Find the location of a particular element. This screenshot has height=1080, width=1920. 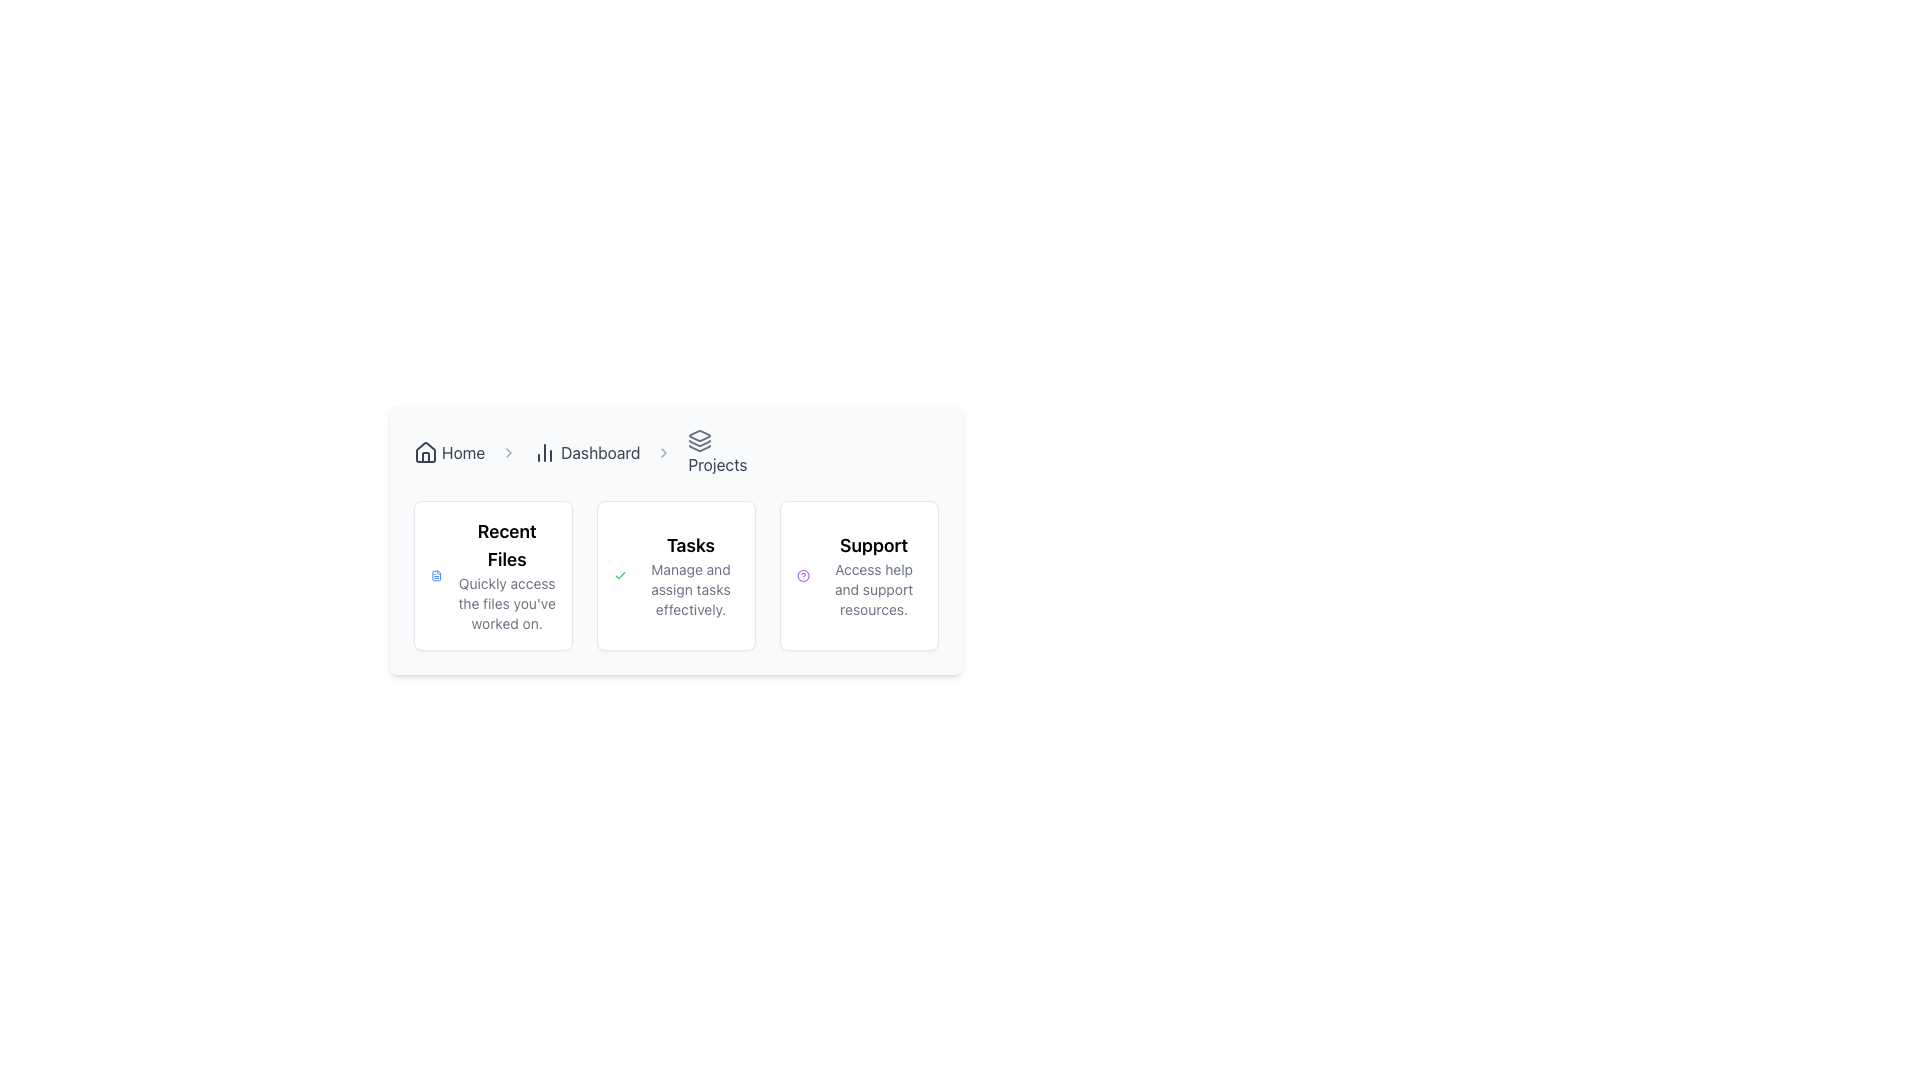

the central panel that serves as a dashboard for navigating to categorized sections such as tasks, files, and support is located at coordinates (676, 592).